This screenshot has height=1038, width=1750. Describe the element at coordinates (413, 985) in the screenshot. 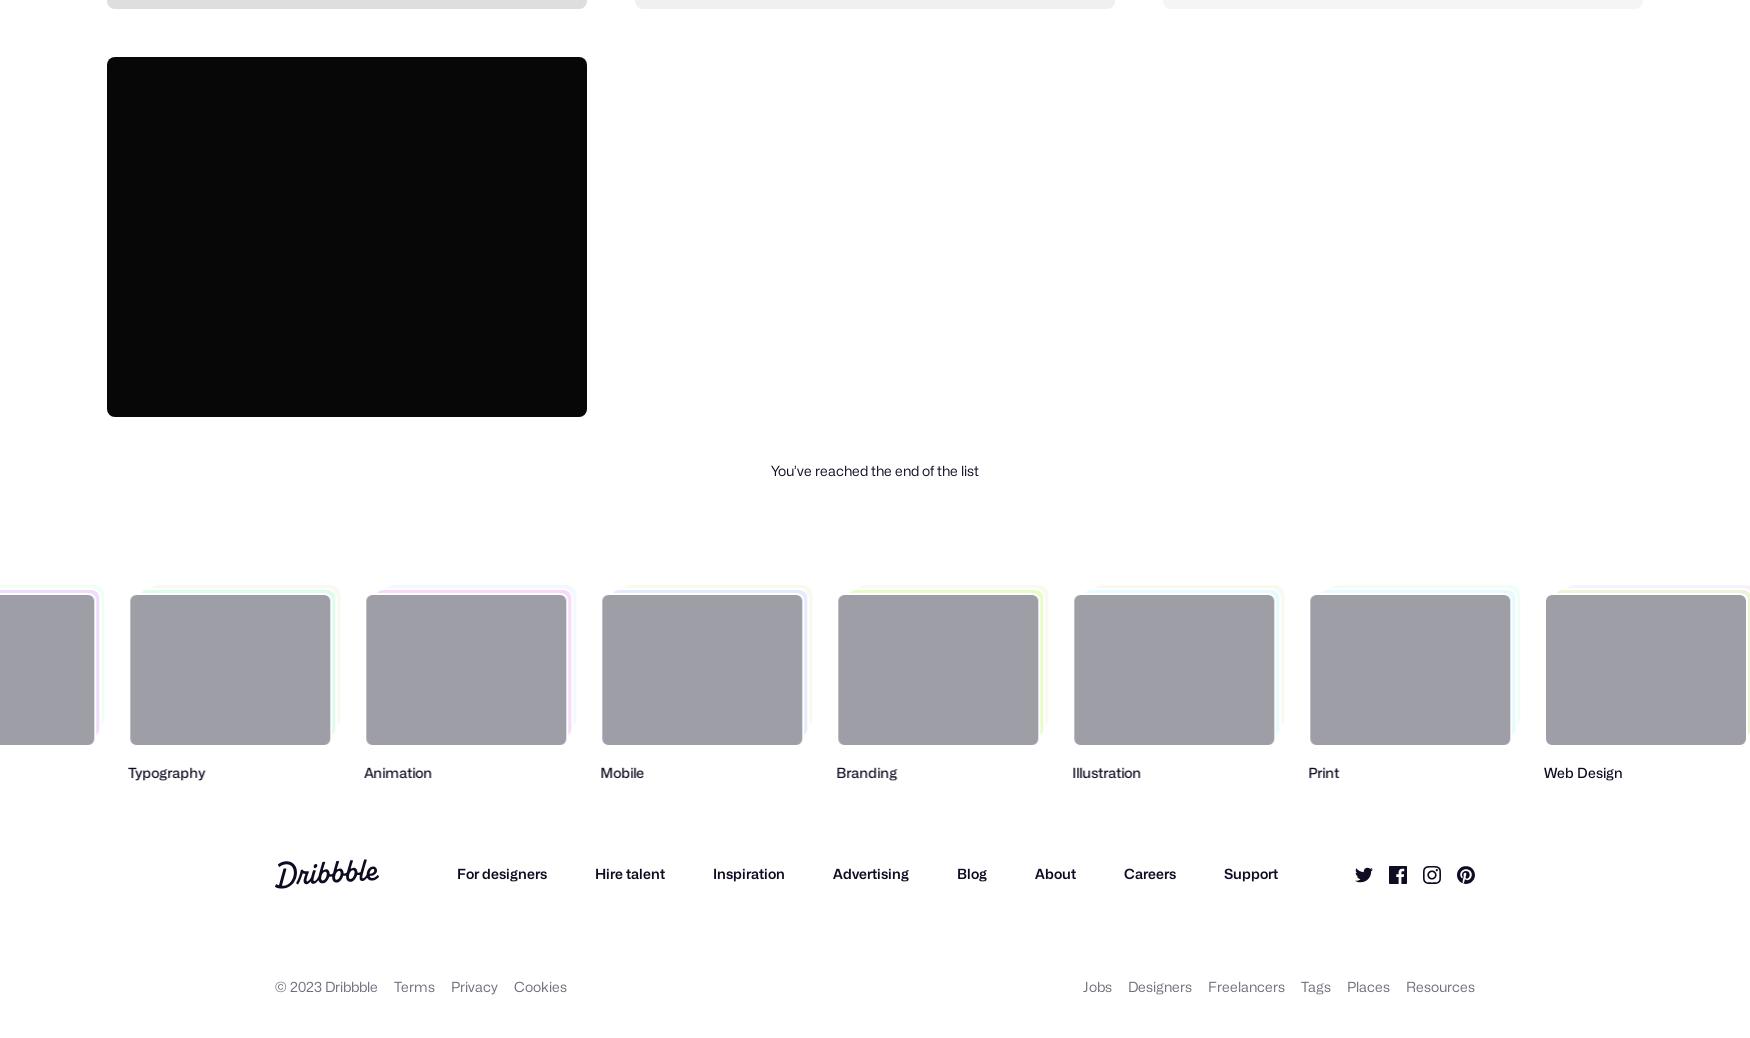

I see `'Terms'` at that location.